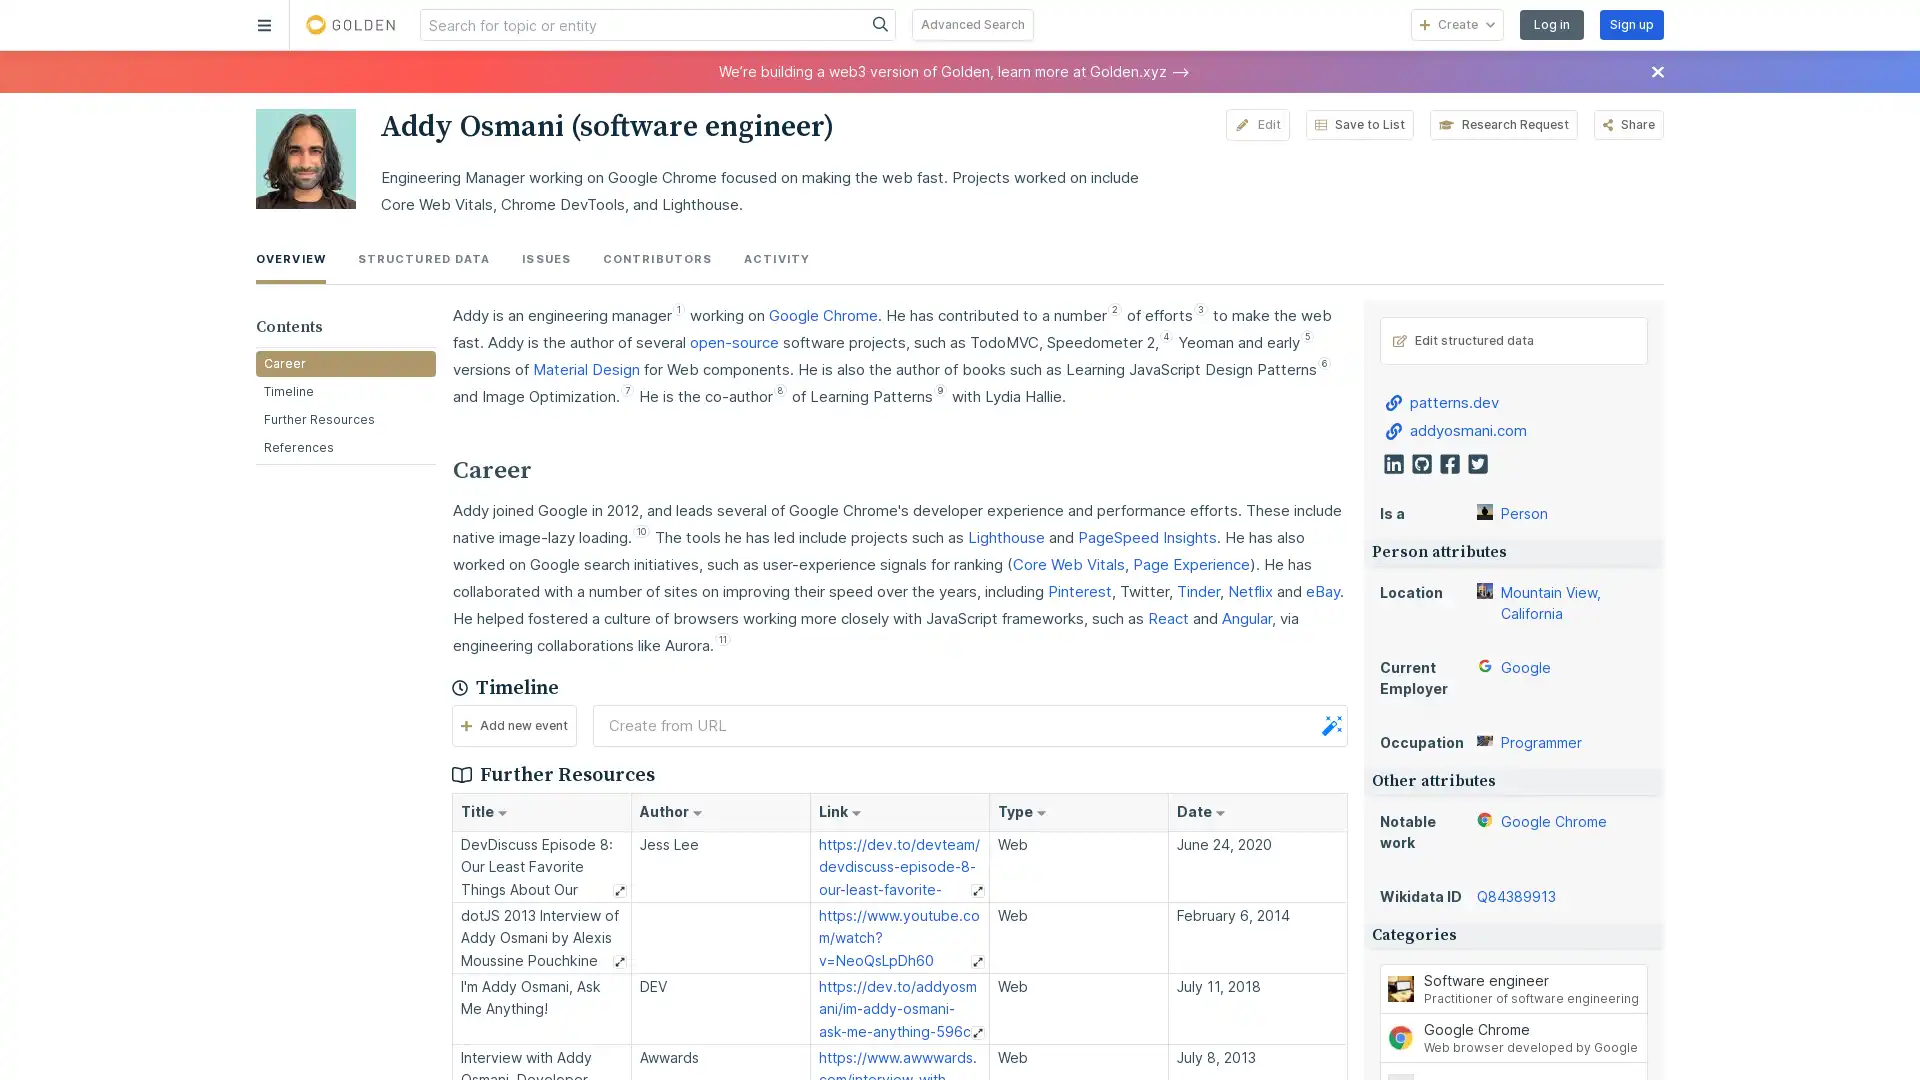 This screenshot has height=1080, width=1920. What do you see at coordinates (513, 725) in the screenshot?
I see `Add new event` at bounding box center [513, 725].